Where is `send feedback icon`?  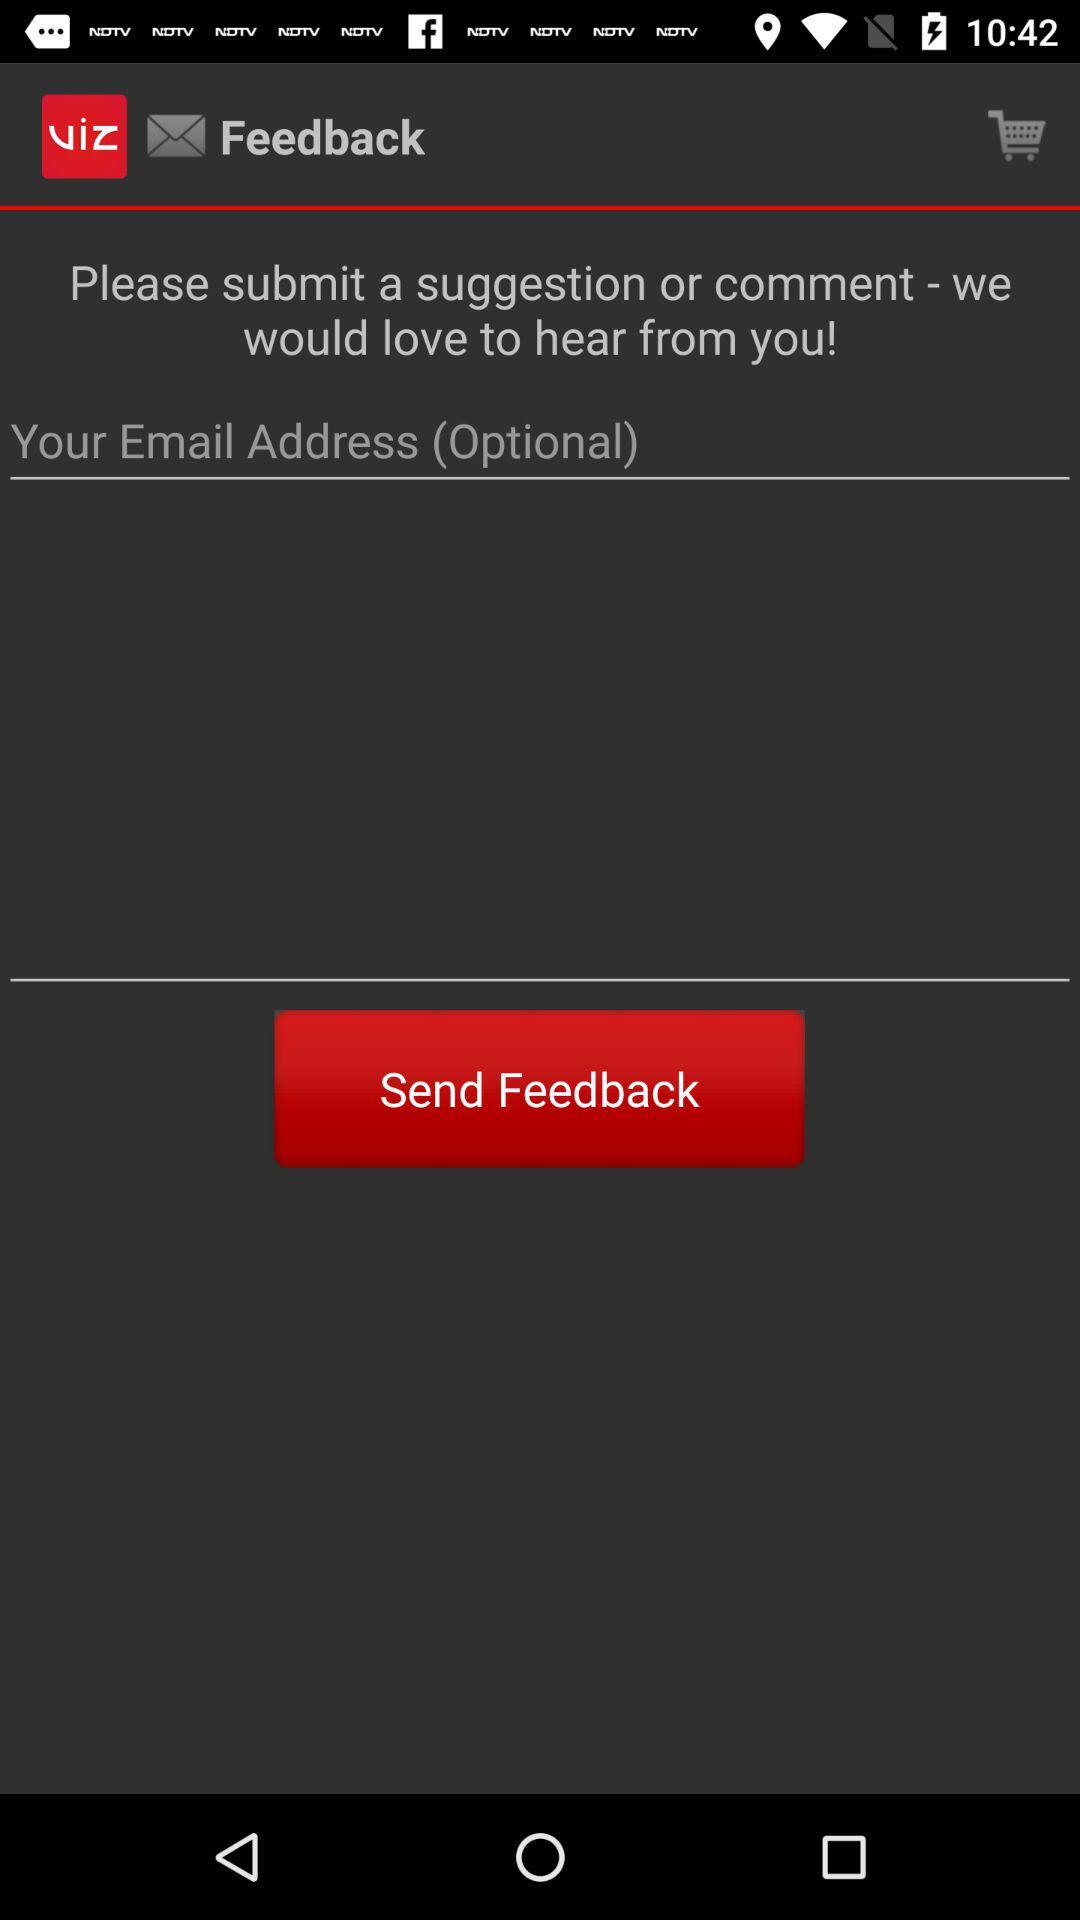
send feedback icon is located at coordinates (538, 1088).